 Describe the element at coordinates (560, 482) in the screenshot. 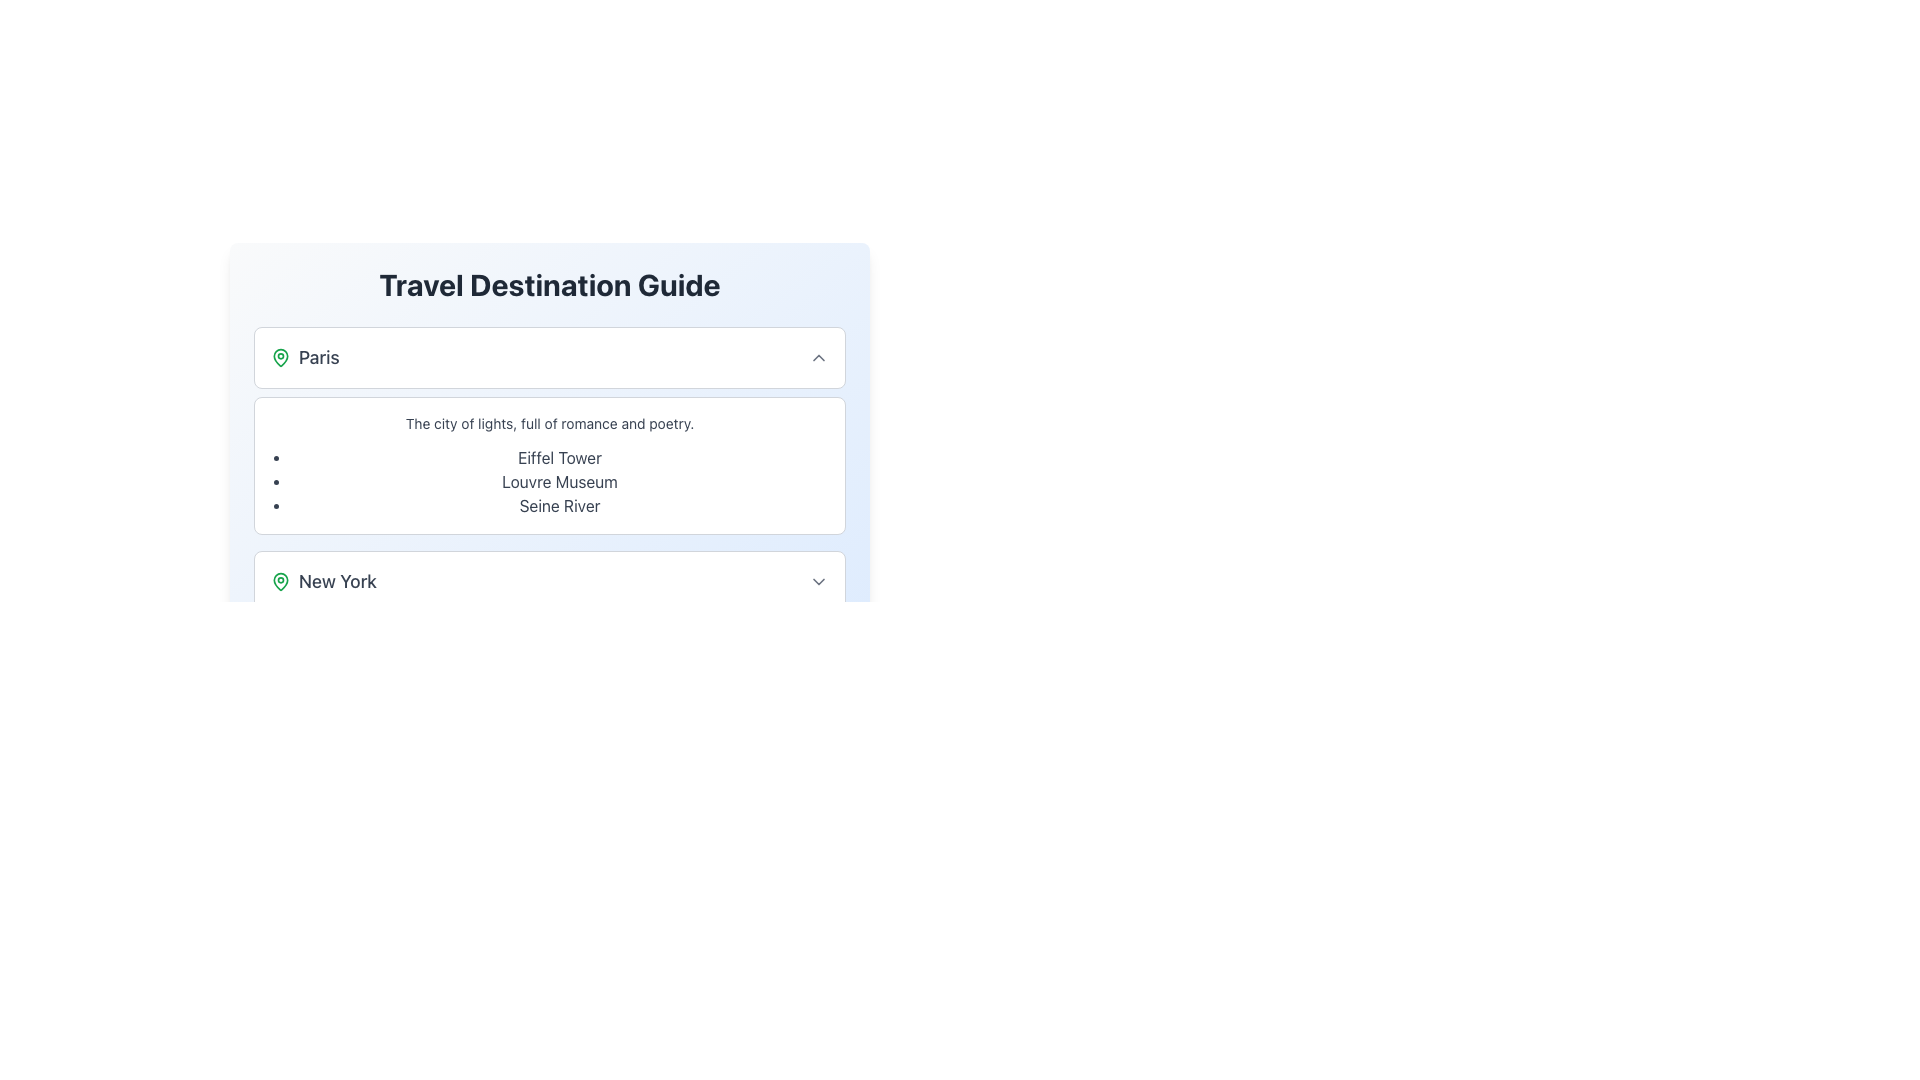

I see `the text element 'Louvre Museum' which is the second item in a bullet list under the 'Paris' heading in a travel destination guide interface` at that location.